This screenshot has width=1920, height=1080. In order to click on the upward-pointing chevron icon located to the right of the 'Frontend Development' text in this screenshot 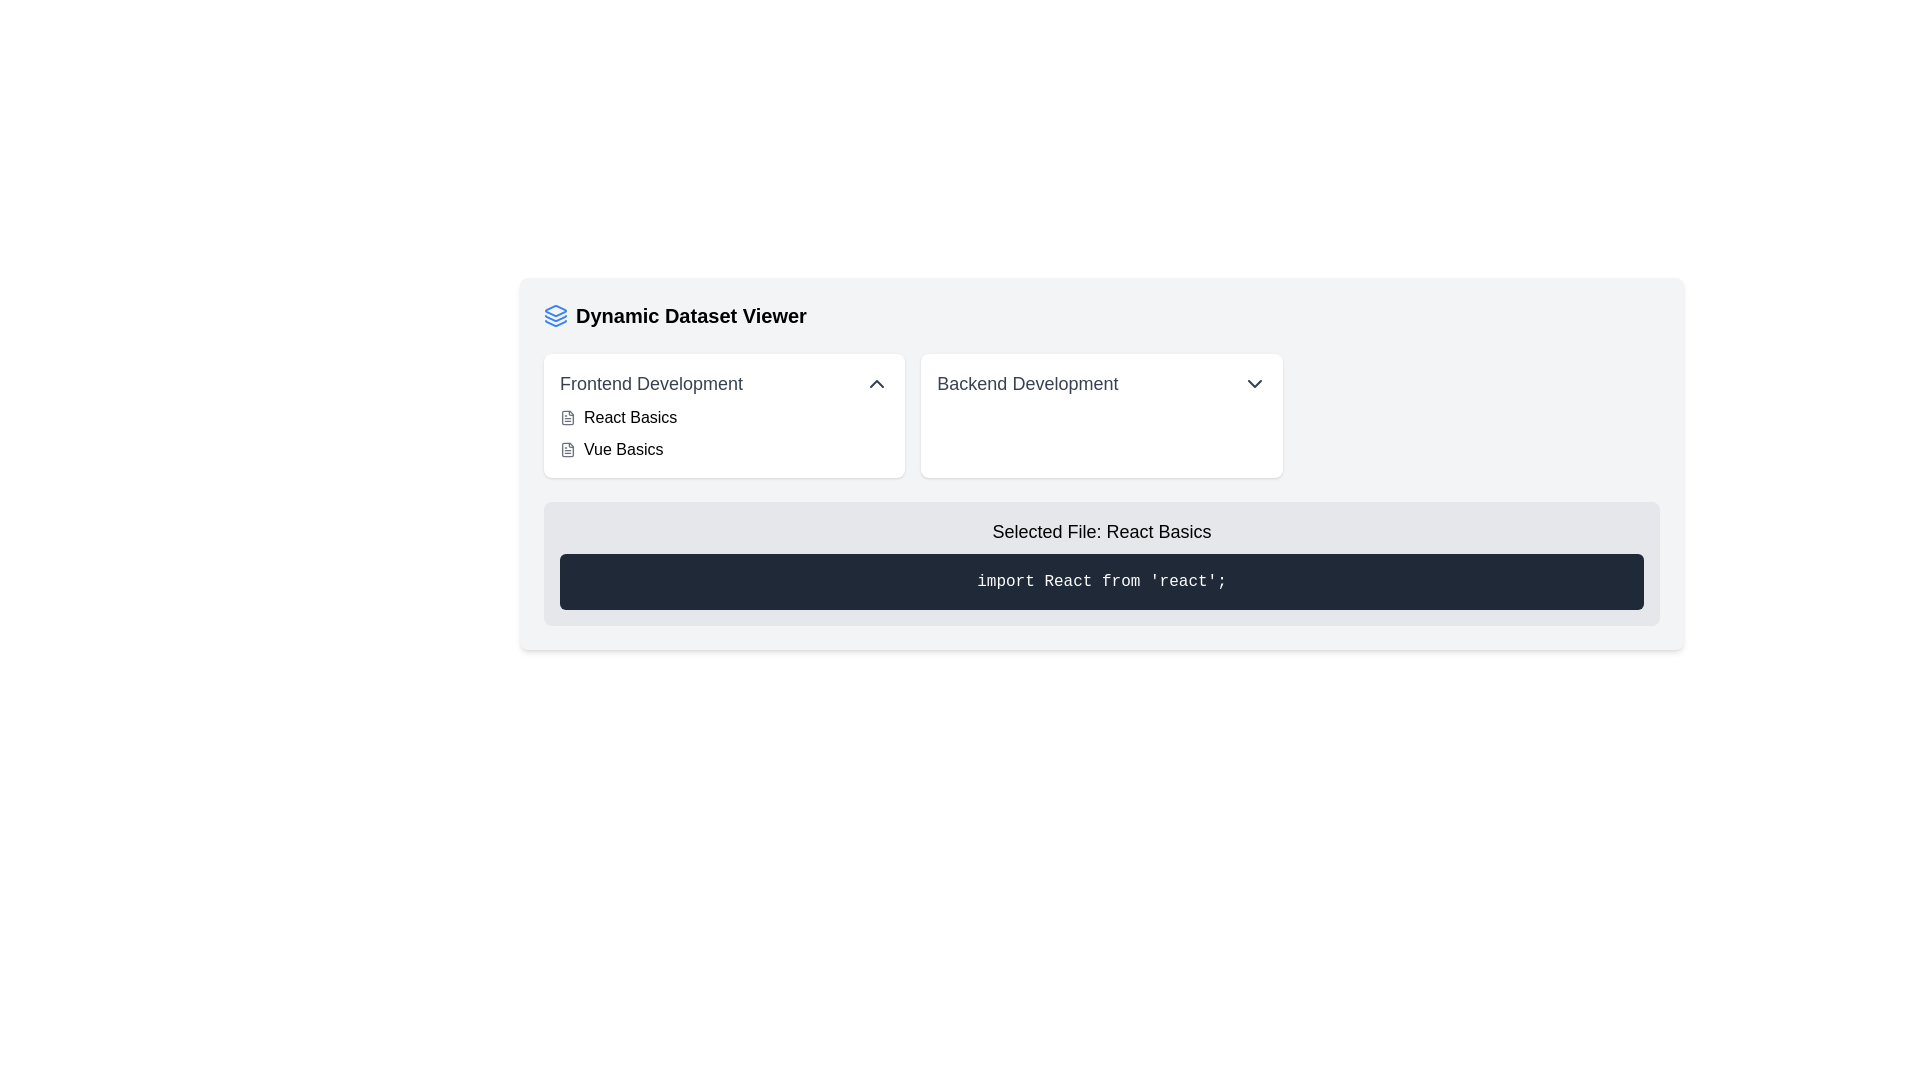, I will do `click(877, 384)`.